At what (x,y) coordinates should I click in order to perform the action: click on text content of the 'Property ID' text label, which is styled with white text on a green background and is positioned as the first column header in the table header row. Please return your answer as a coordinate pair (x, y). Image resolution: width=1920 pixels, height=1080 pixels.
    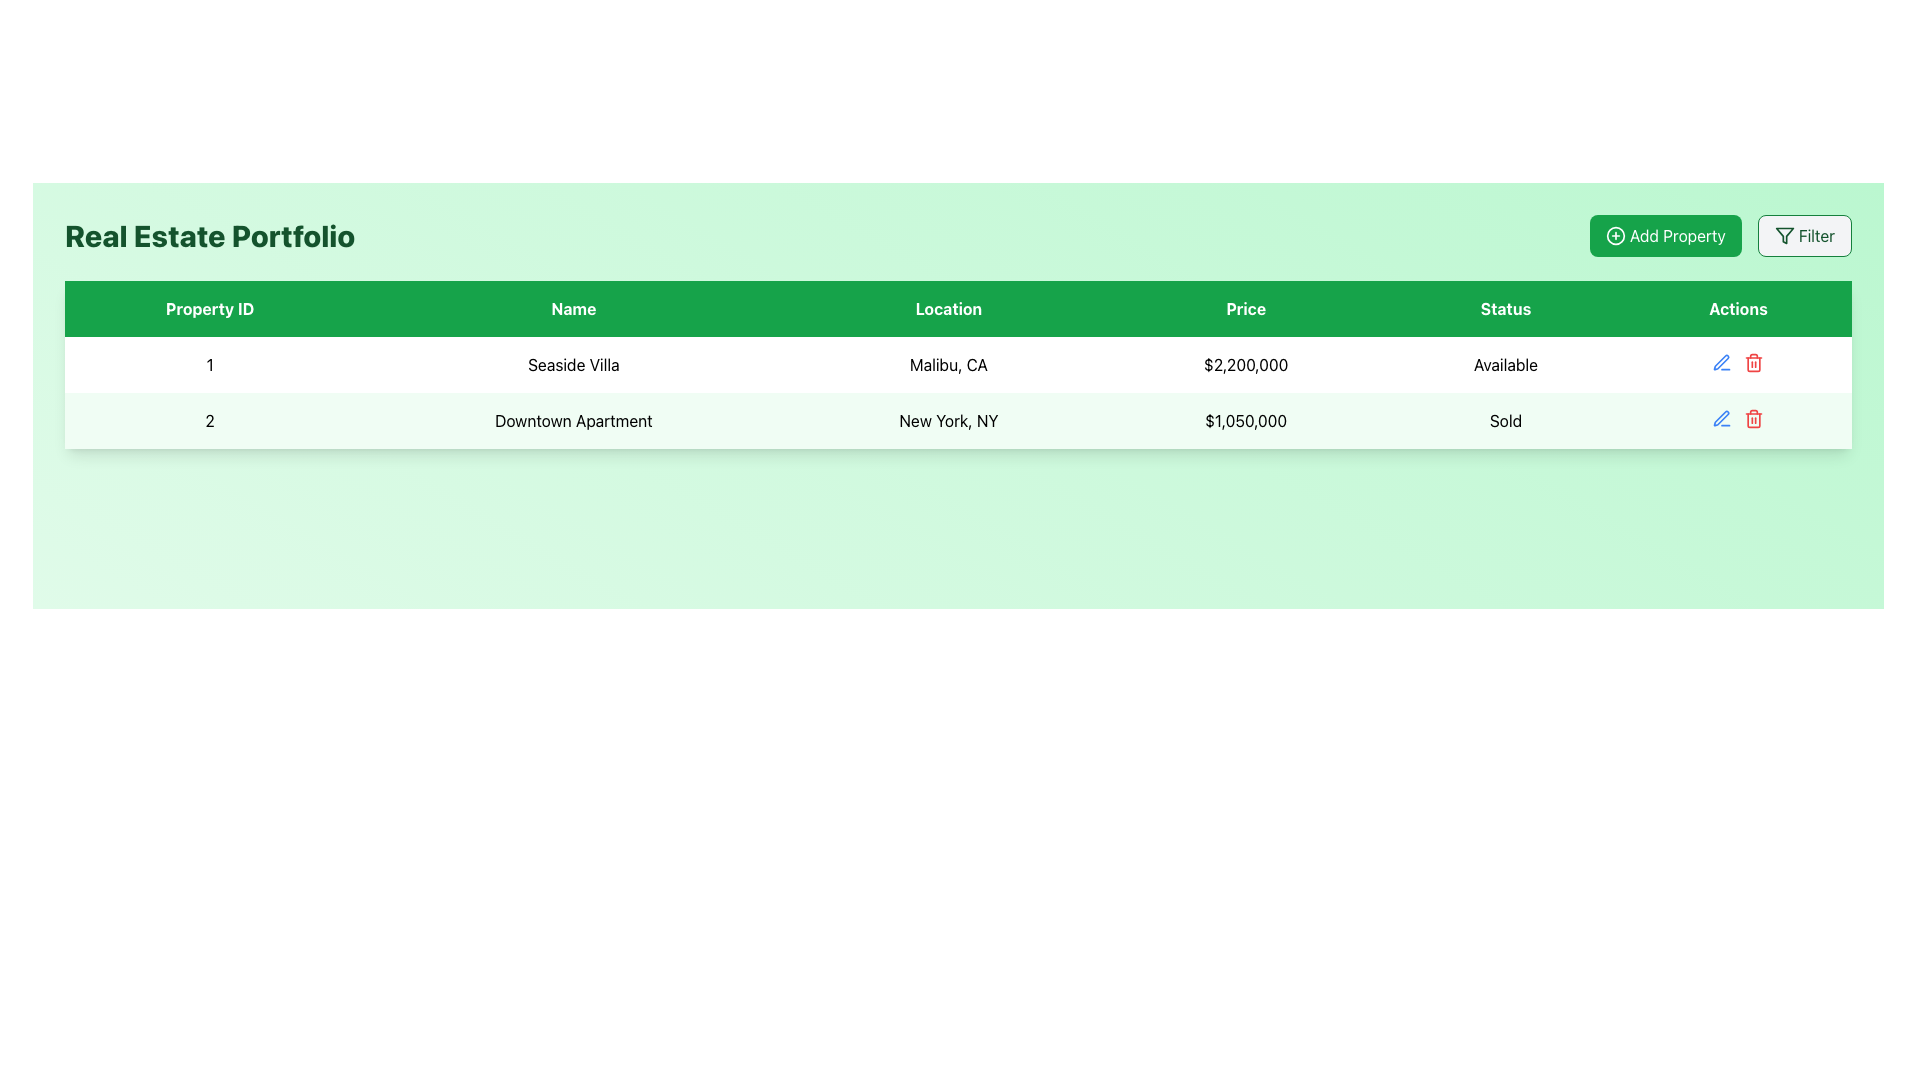
    Looking at the image, I should click on (210, 308).